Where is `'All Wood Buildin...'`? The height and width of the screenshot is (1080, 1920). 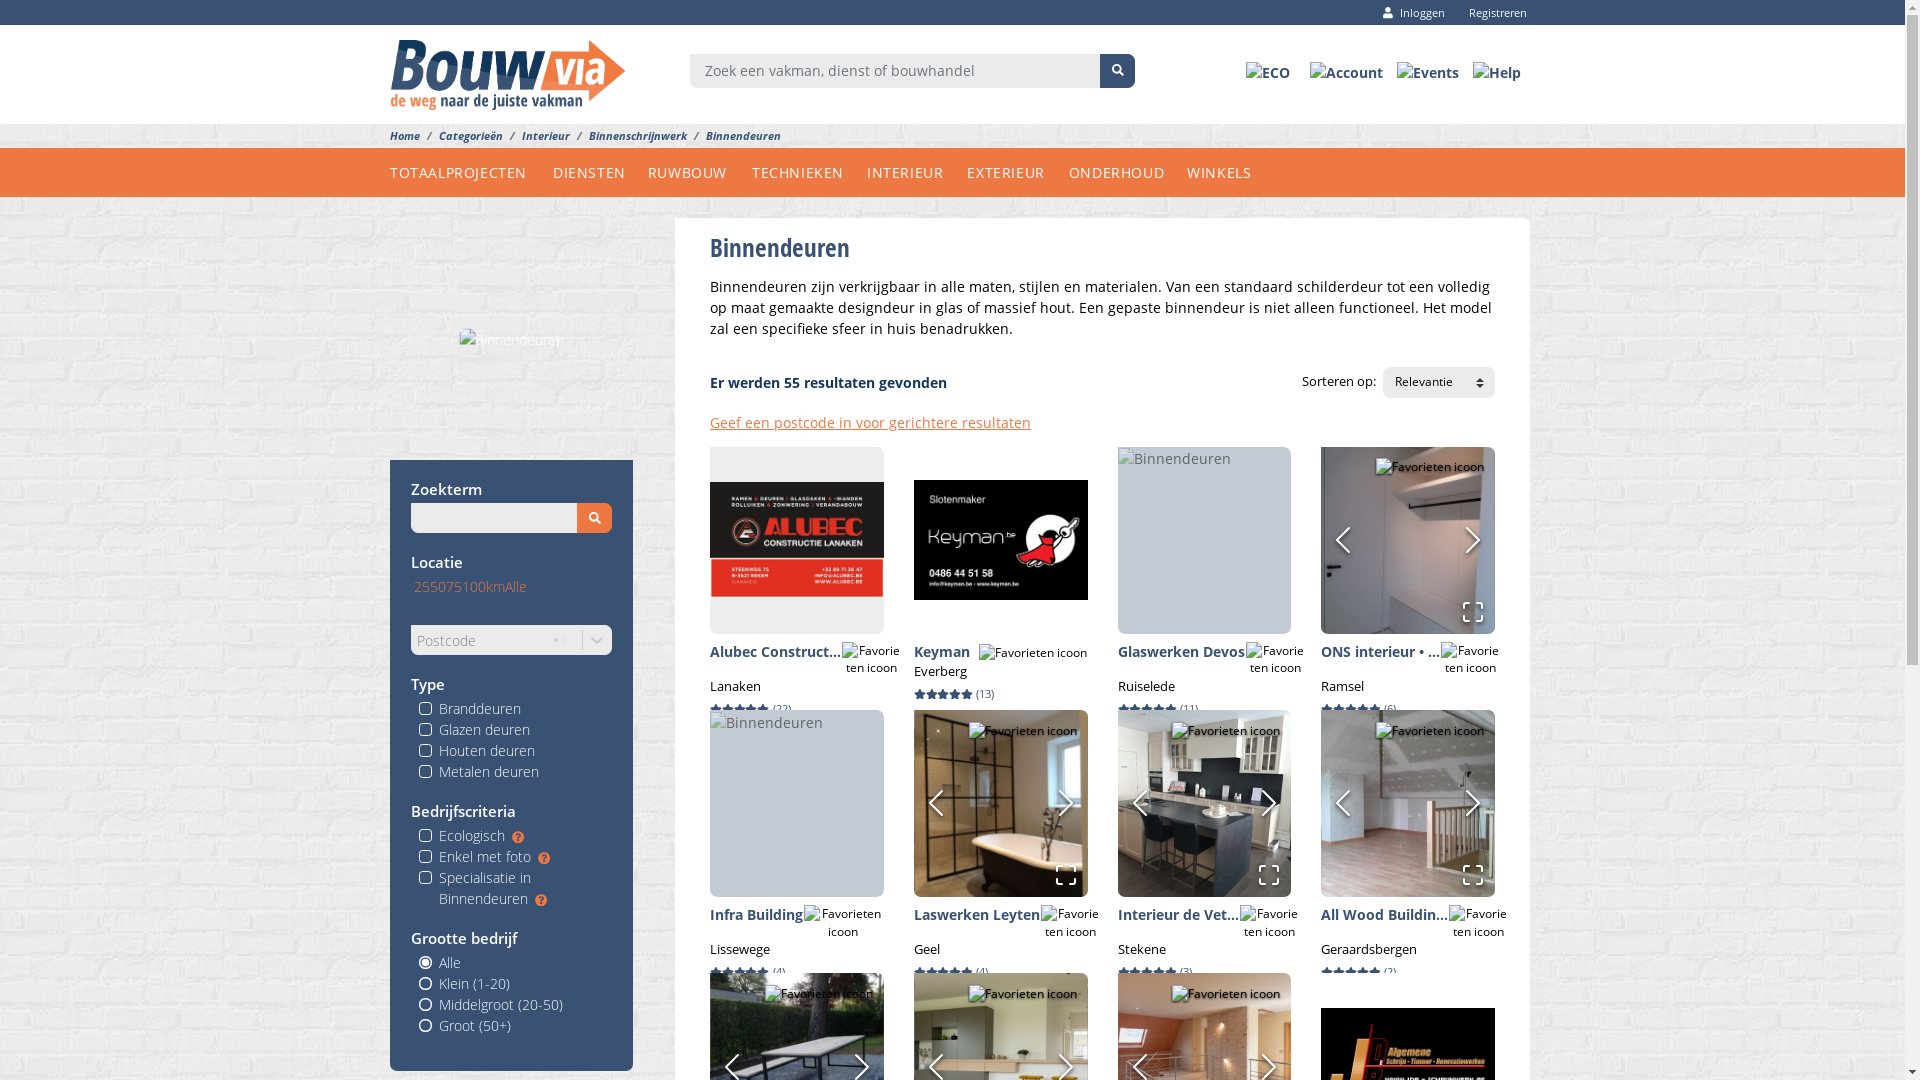 'All Wood Buildin...' is located at coordinates (1383, 914).